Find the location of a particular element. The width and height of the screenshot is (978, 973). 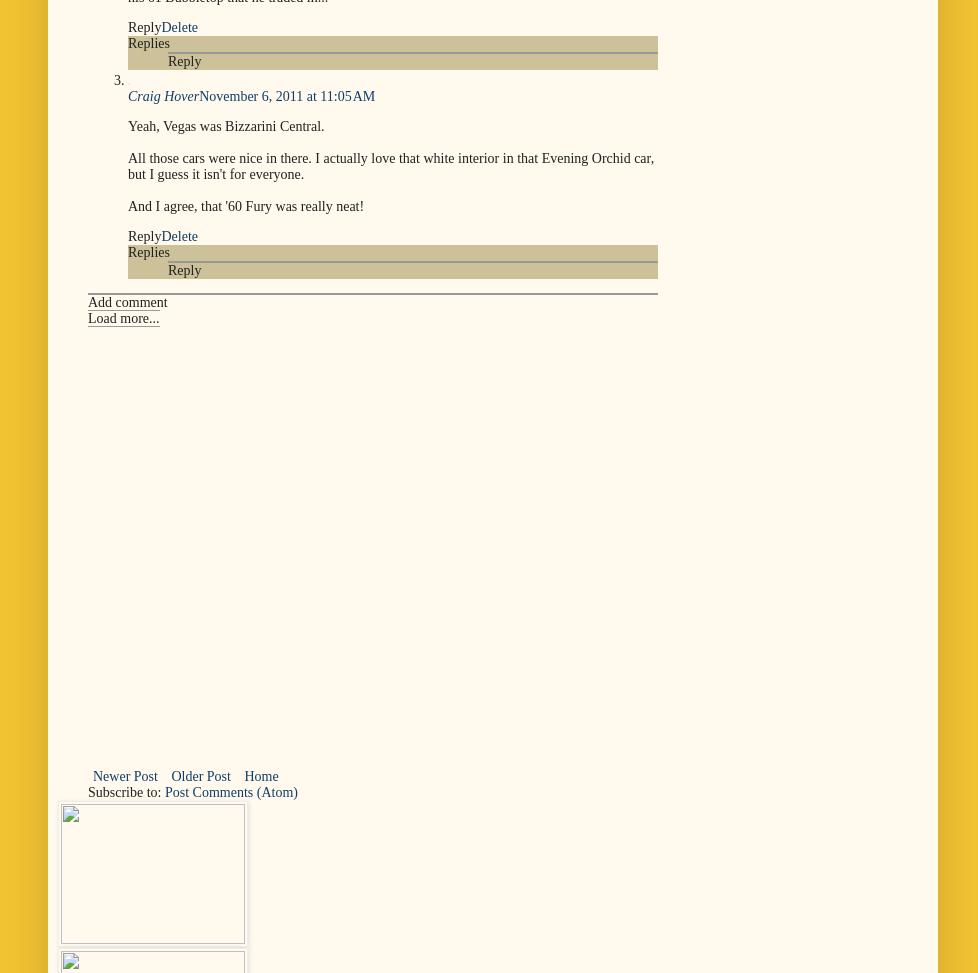

'Older Post' is located at coordinates (200, 774).